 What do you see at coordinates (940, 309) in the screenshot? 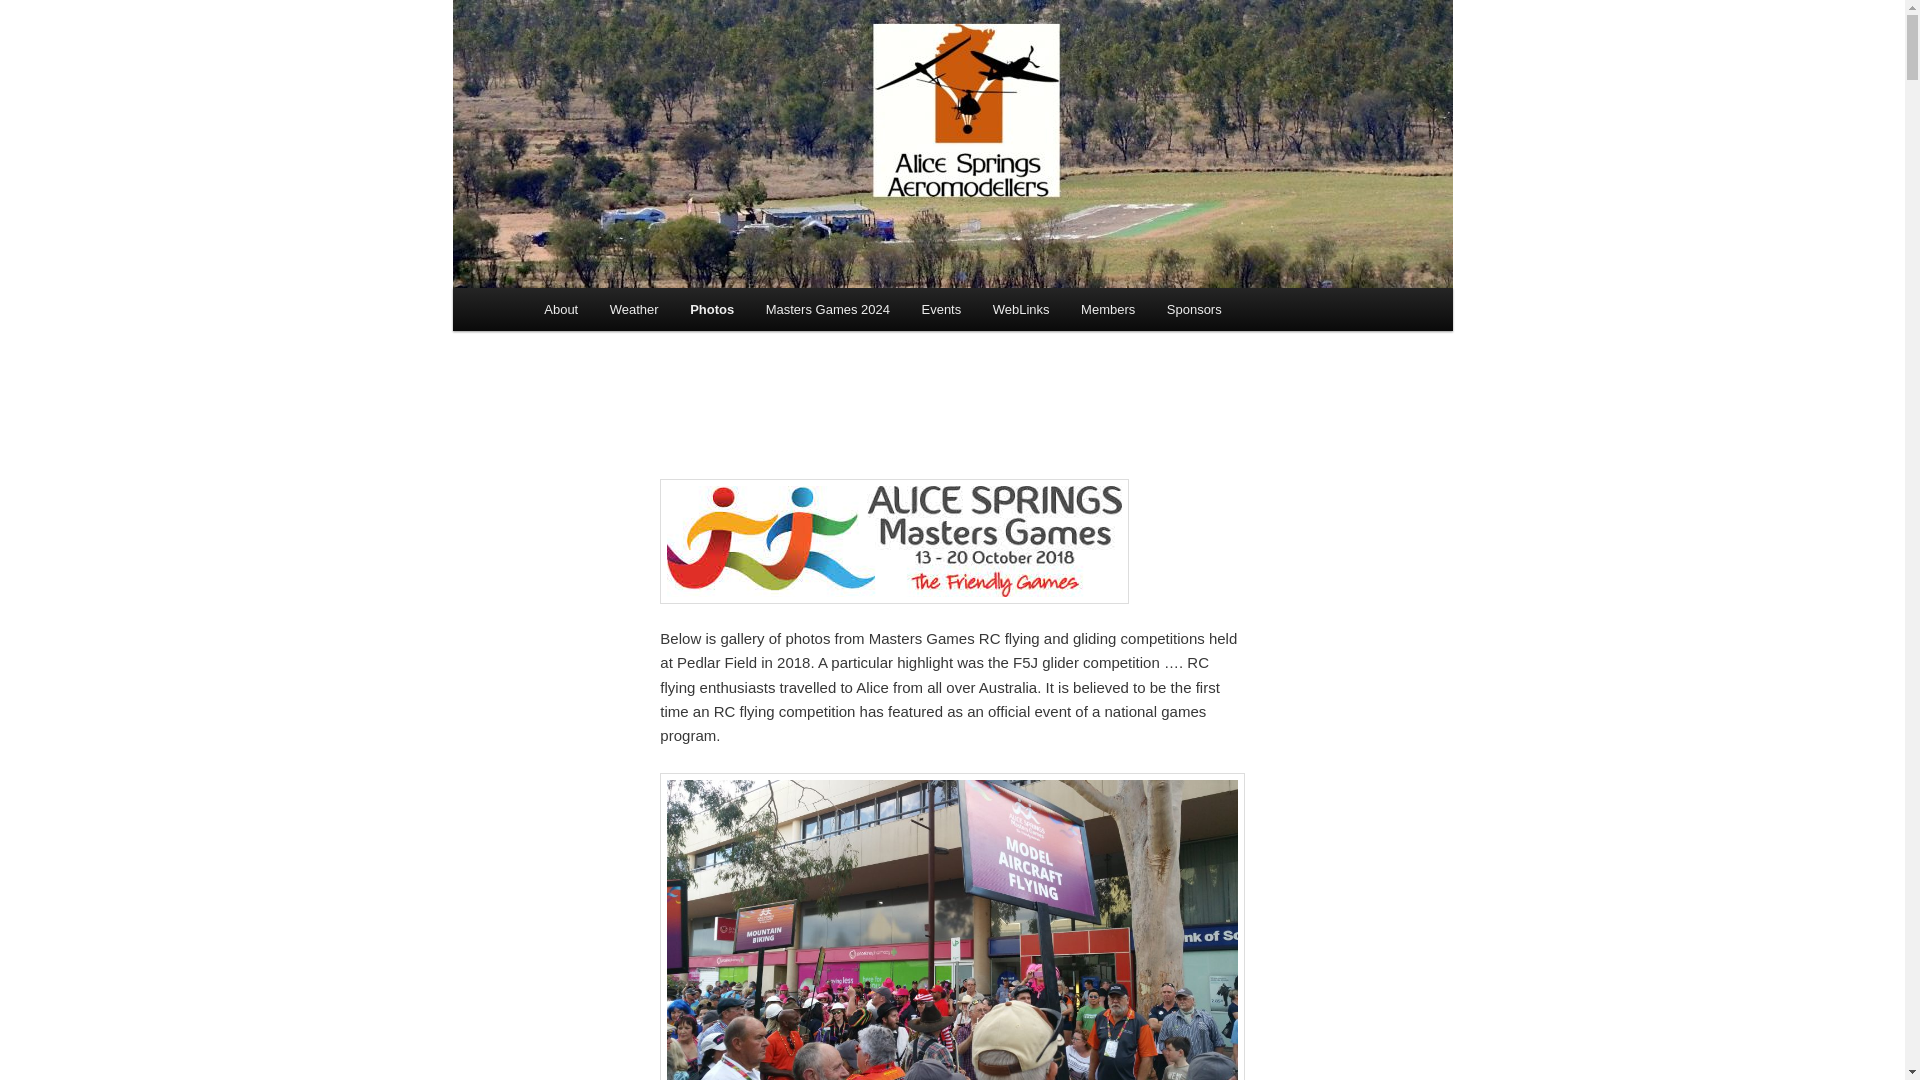
I see `'Events'` at bounding box center [940, 309].